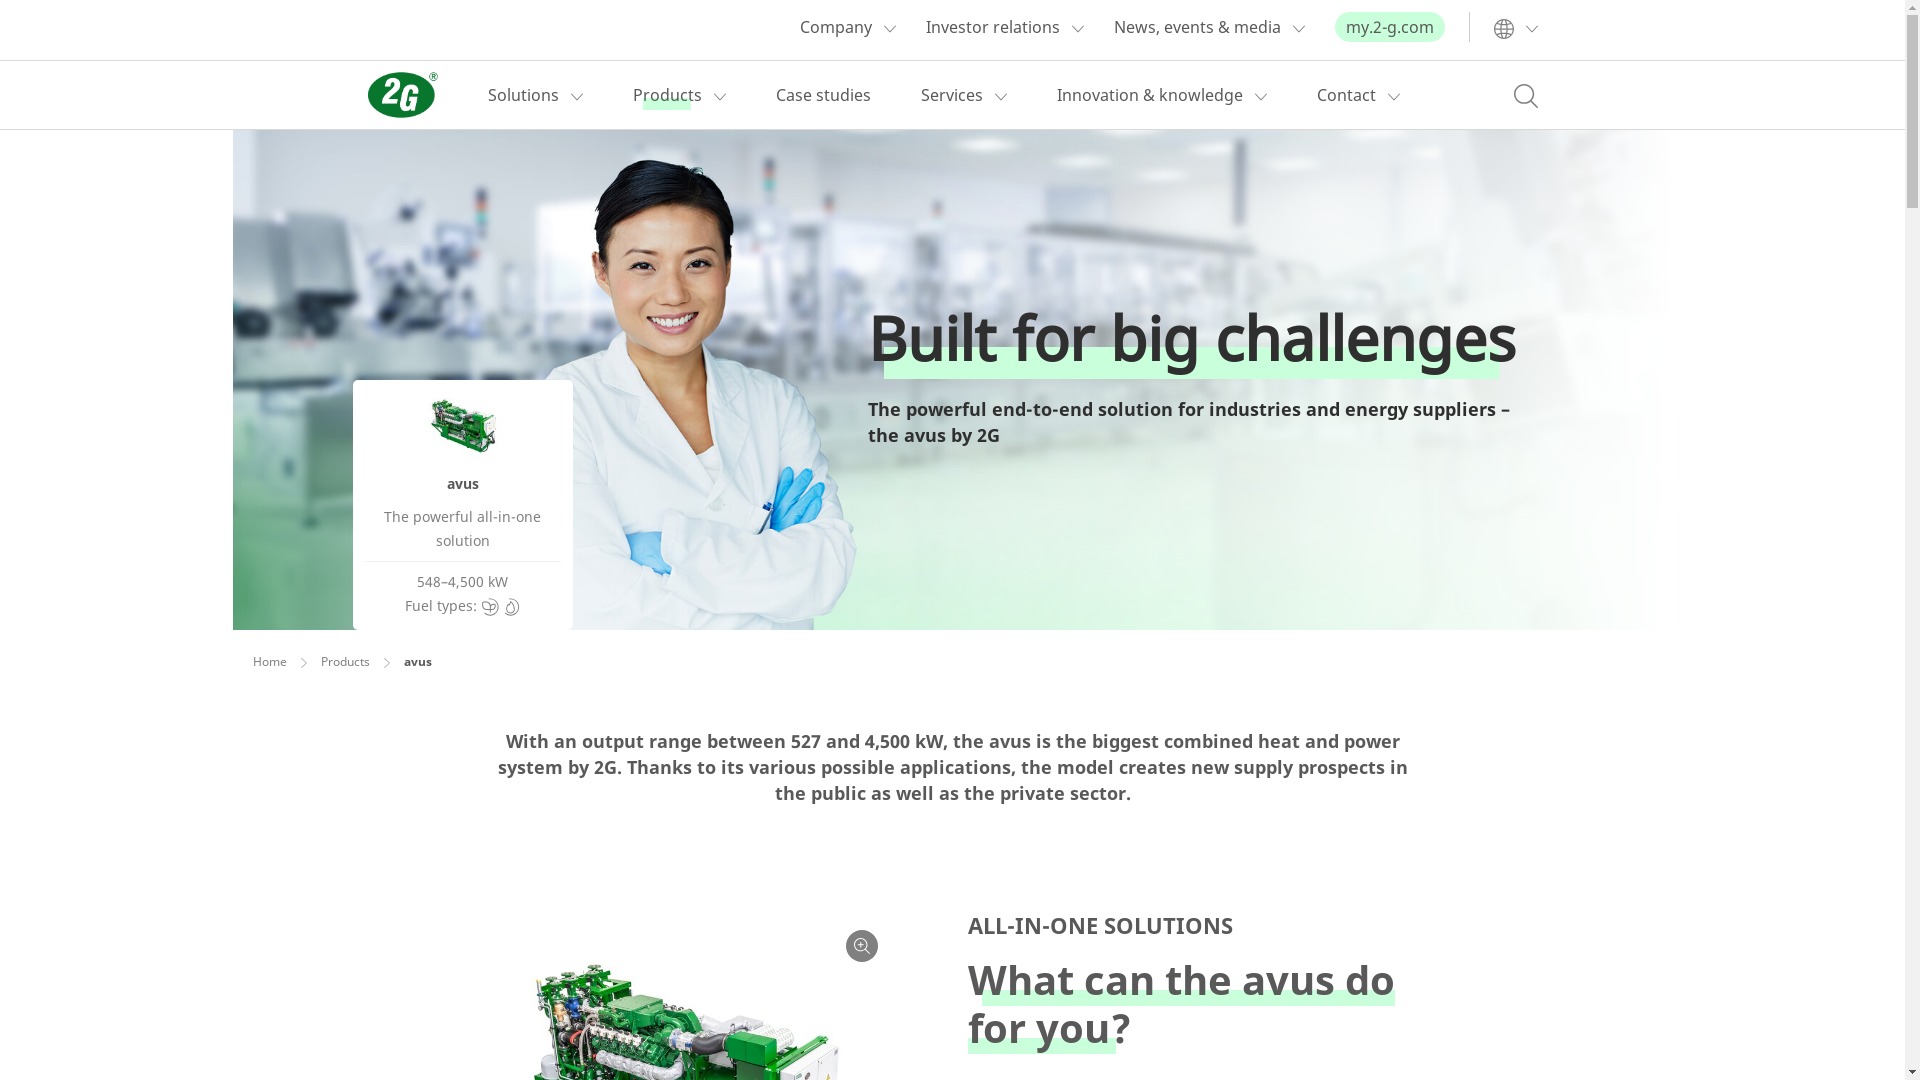  I want to click on 'Innovation & knowledge', so click(1148, 95).